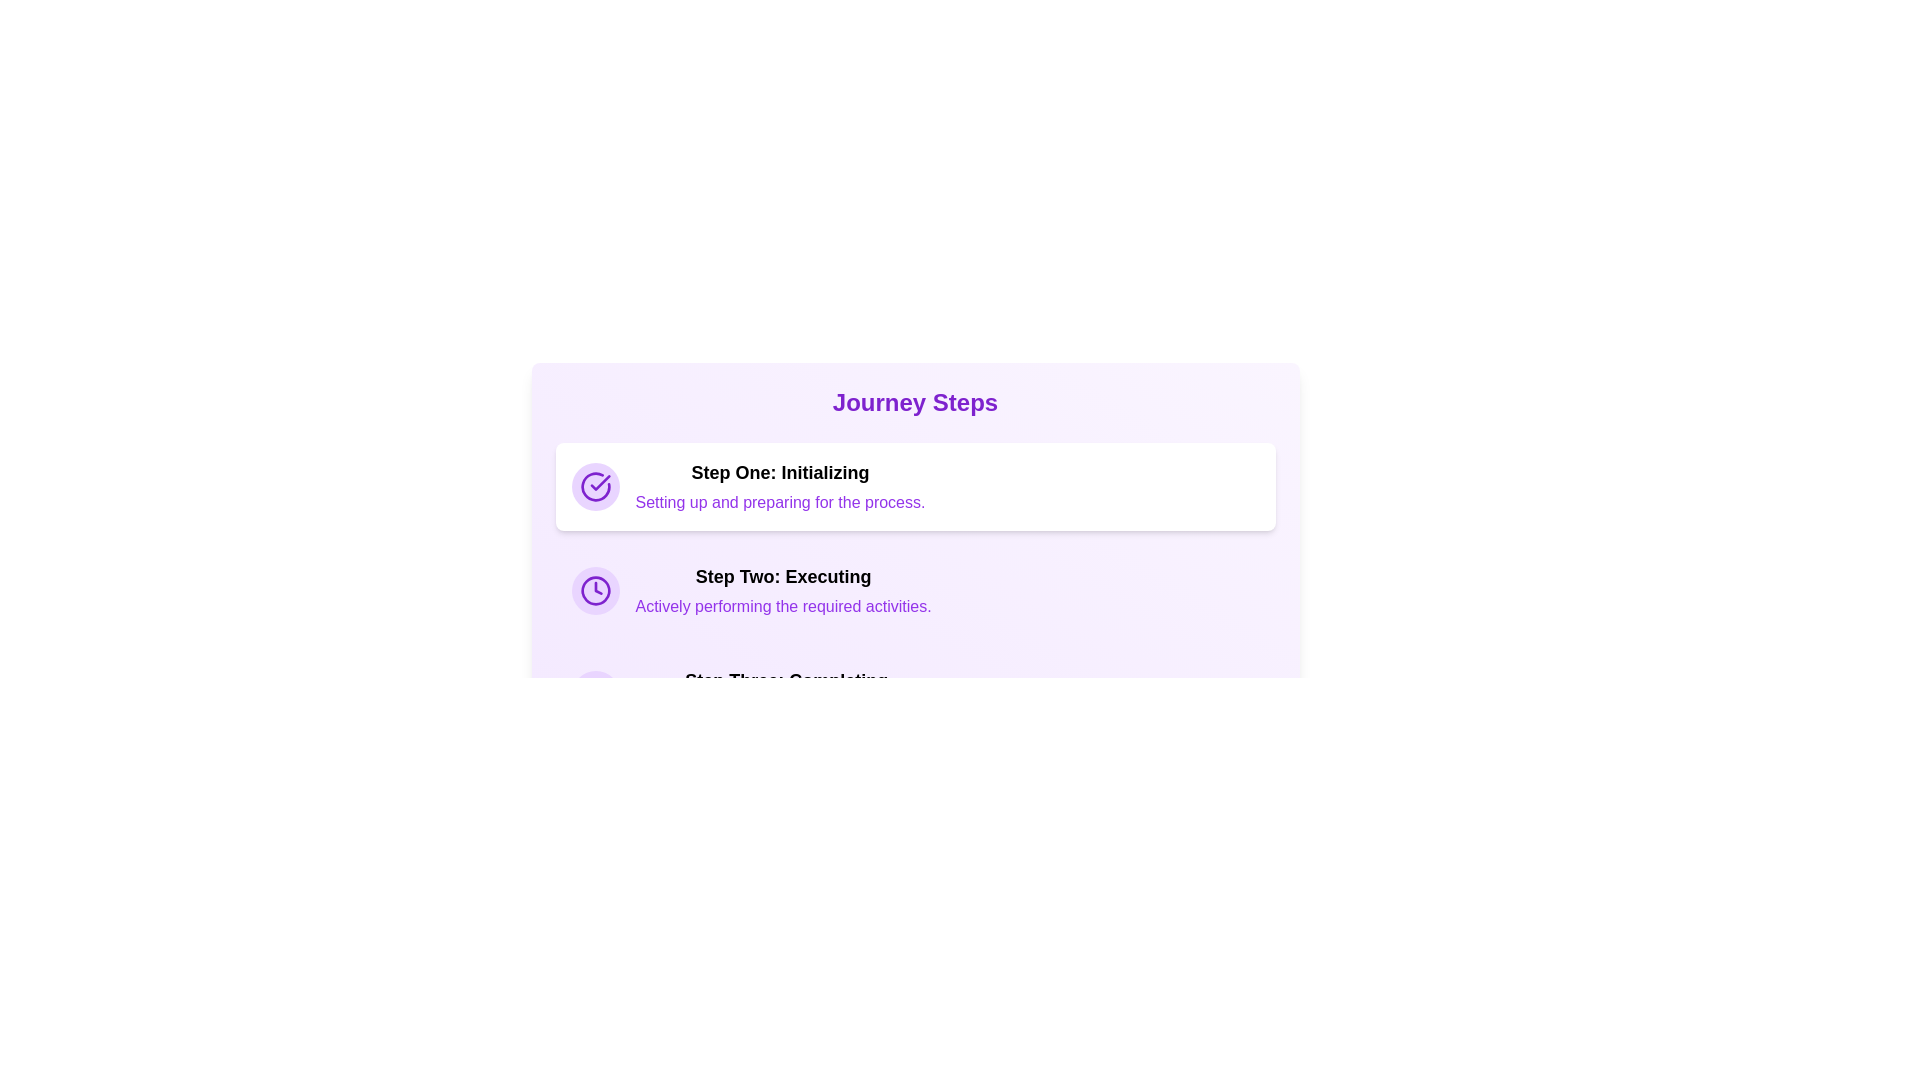 The image size is (1920, 1080). Describe the element at coordinates (779, 486) in the screenshot. I see `the text content in the first card of the 'Journey Steps' section to trigger tooltips` at that location.